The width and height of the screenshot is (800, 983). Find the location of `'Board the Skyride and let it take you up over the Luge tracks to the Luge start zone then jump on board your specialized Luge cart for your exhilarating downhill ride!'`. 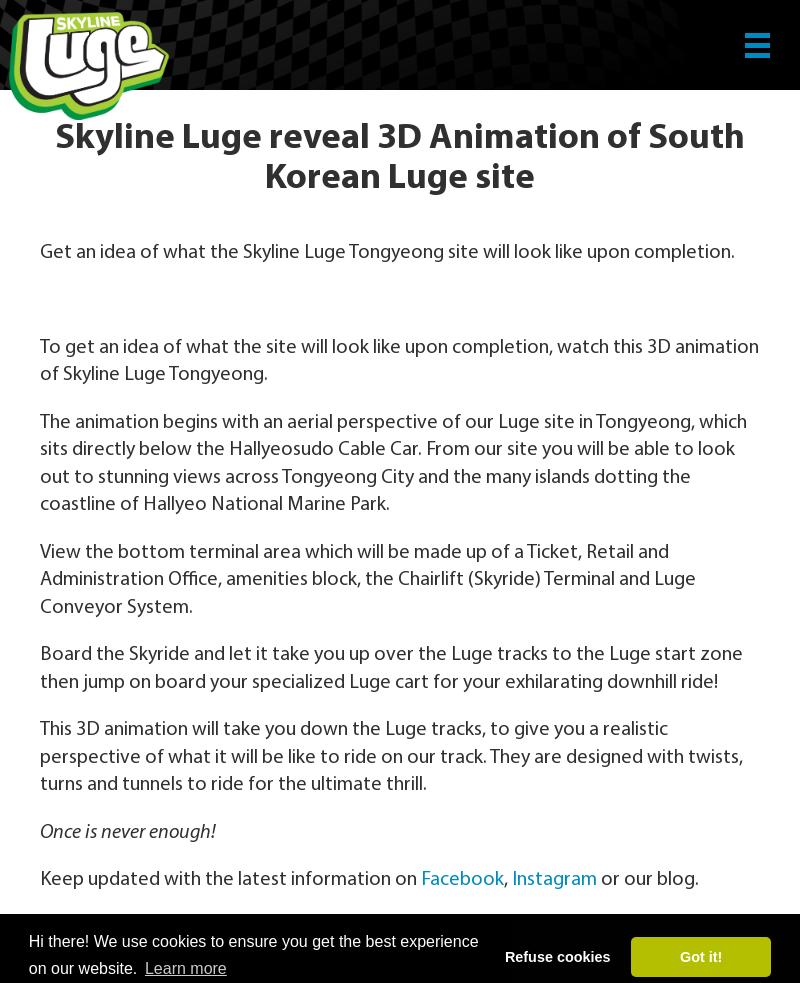

'Board the Skyride and let it take you up over the Luge tracks to the Luge start zone then jump on board your specialized Luge cart for your exhilarating downhill ride!' is located at coordinates (39, 667).